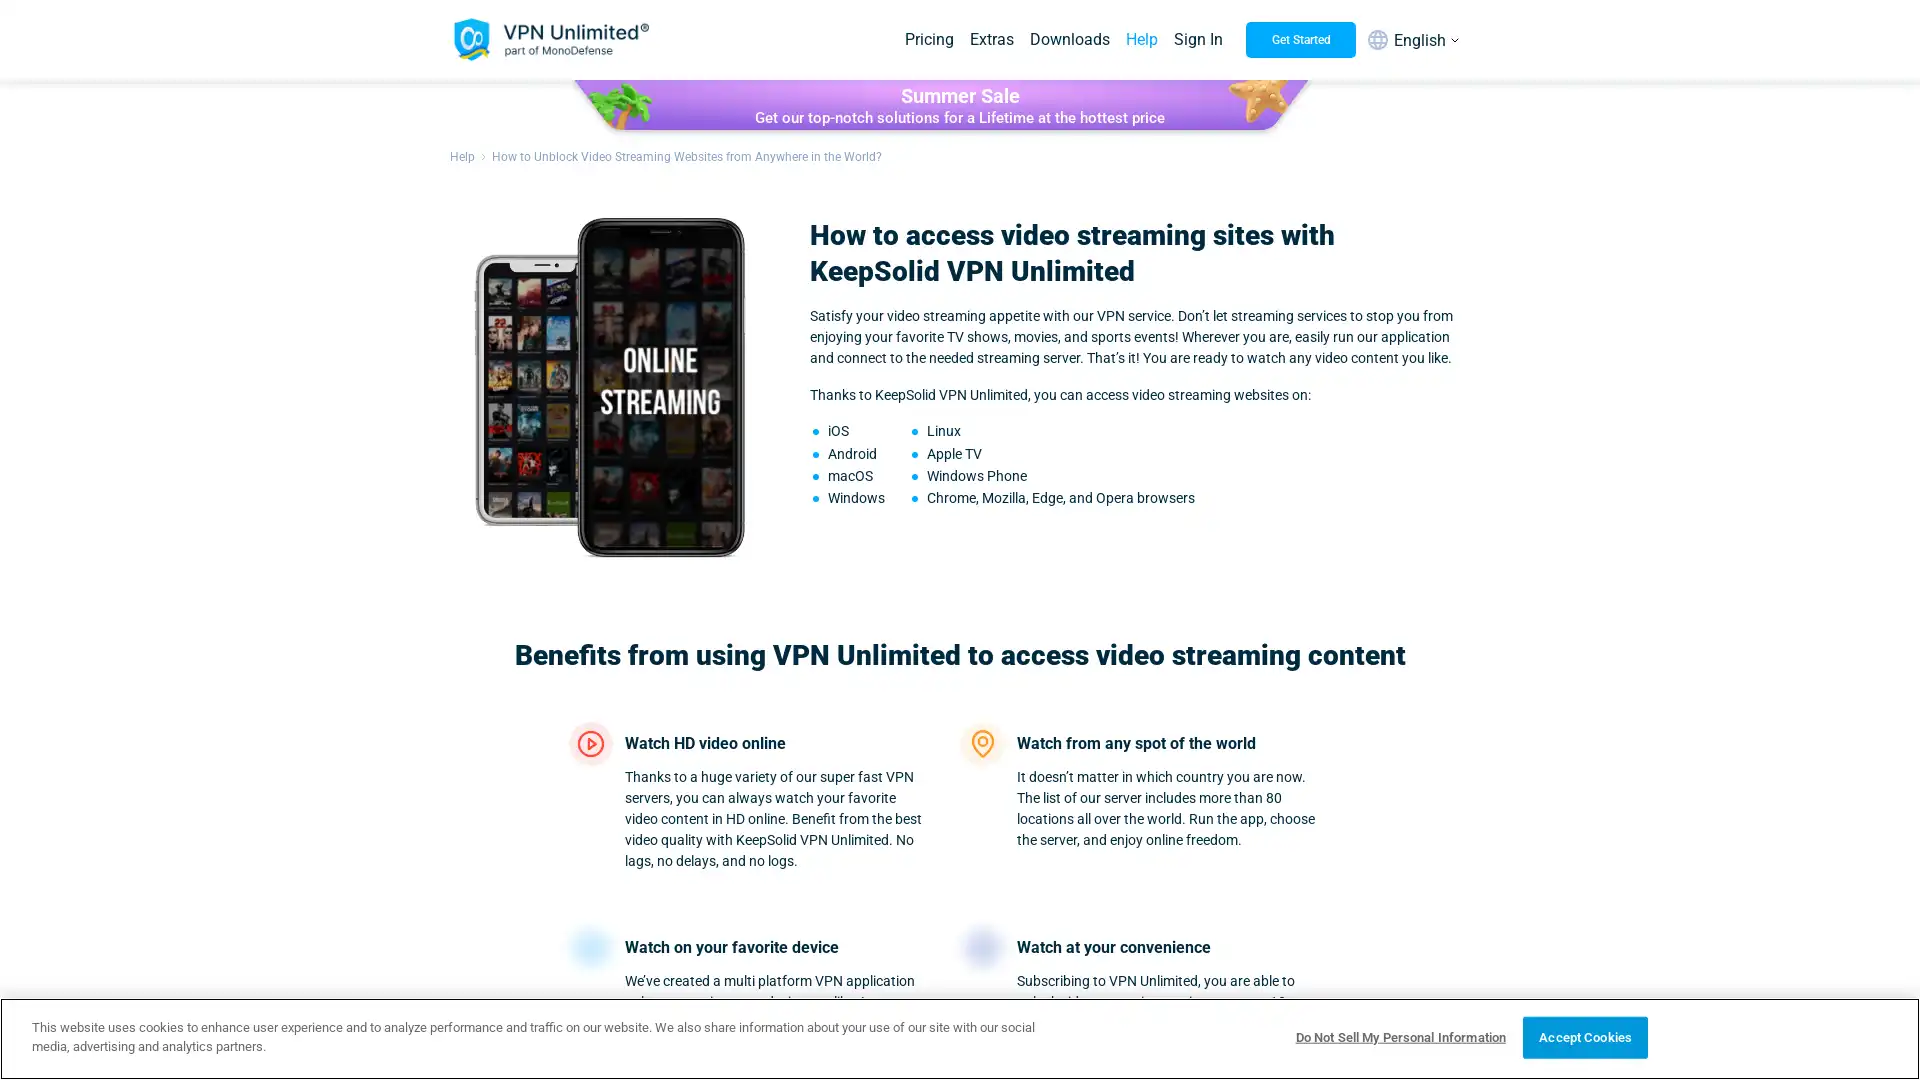  Describe the element at coordinates (1399, 1036) in the screenshot. I see `Do Not Sell My Personal Information` at that location.